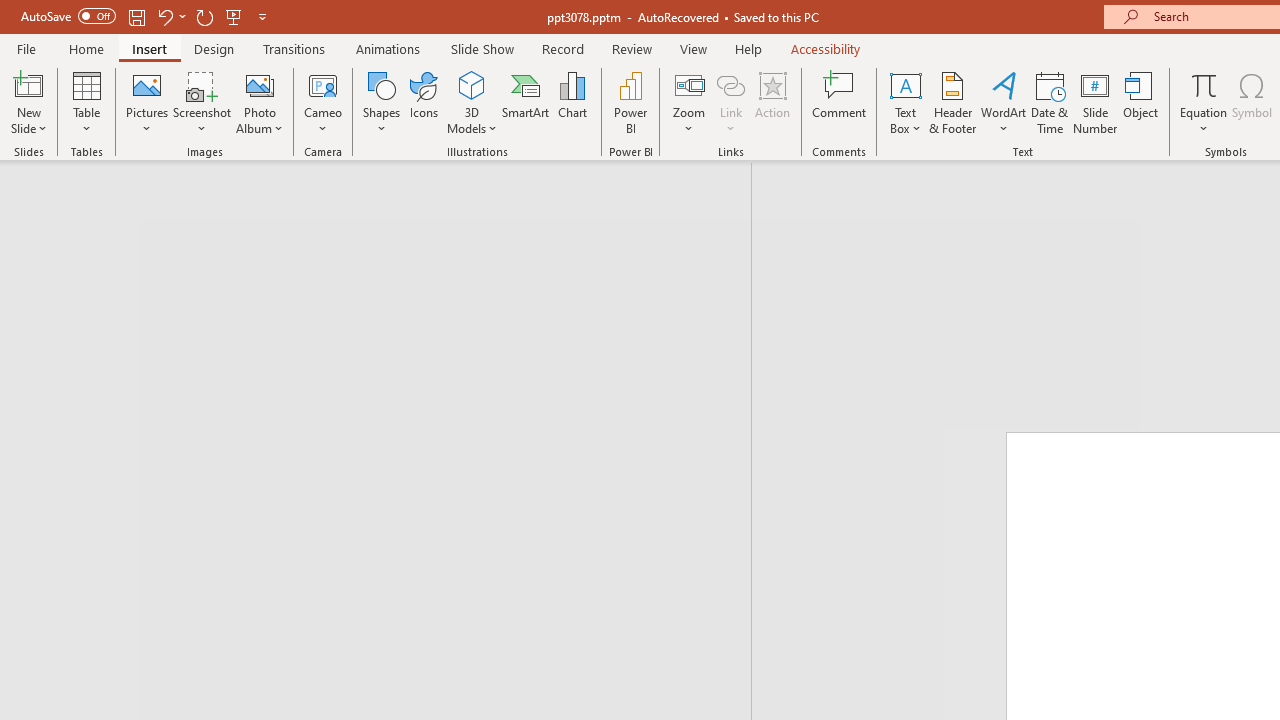 Image resolution: width=1280 pixels, height=720 pixels. What do you see at coordinates (630, 103) in the screenshot?
I see `'Power BI'` at bounding box center [630, 103].